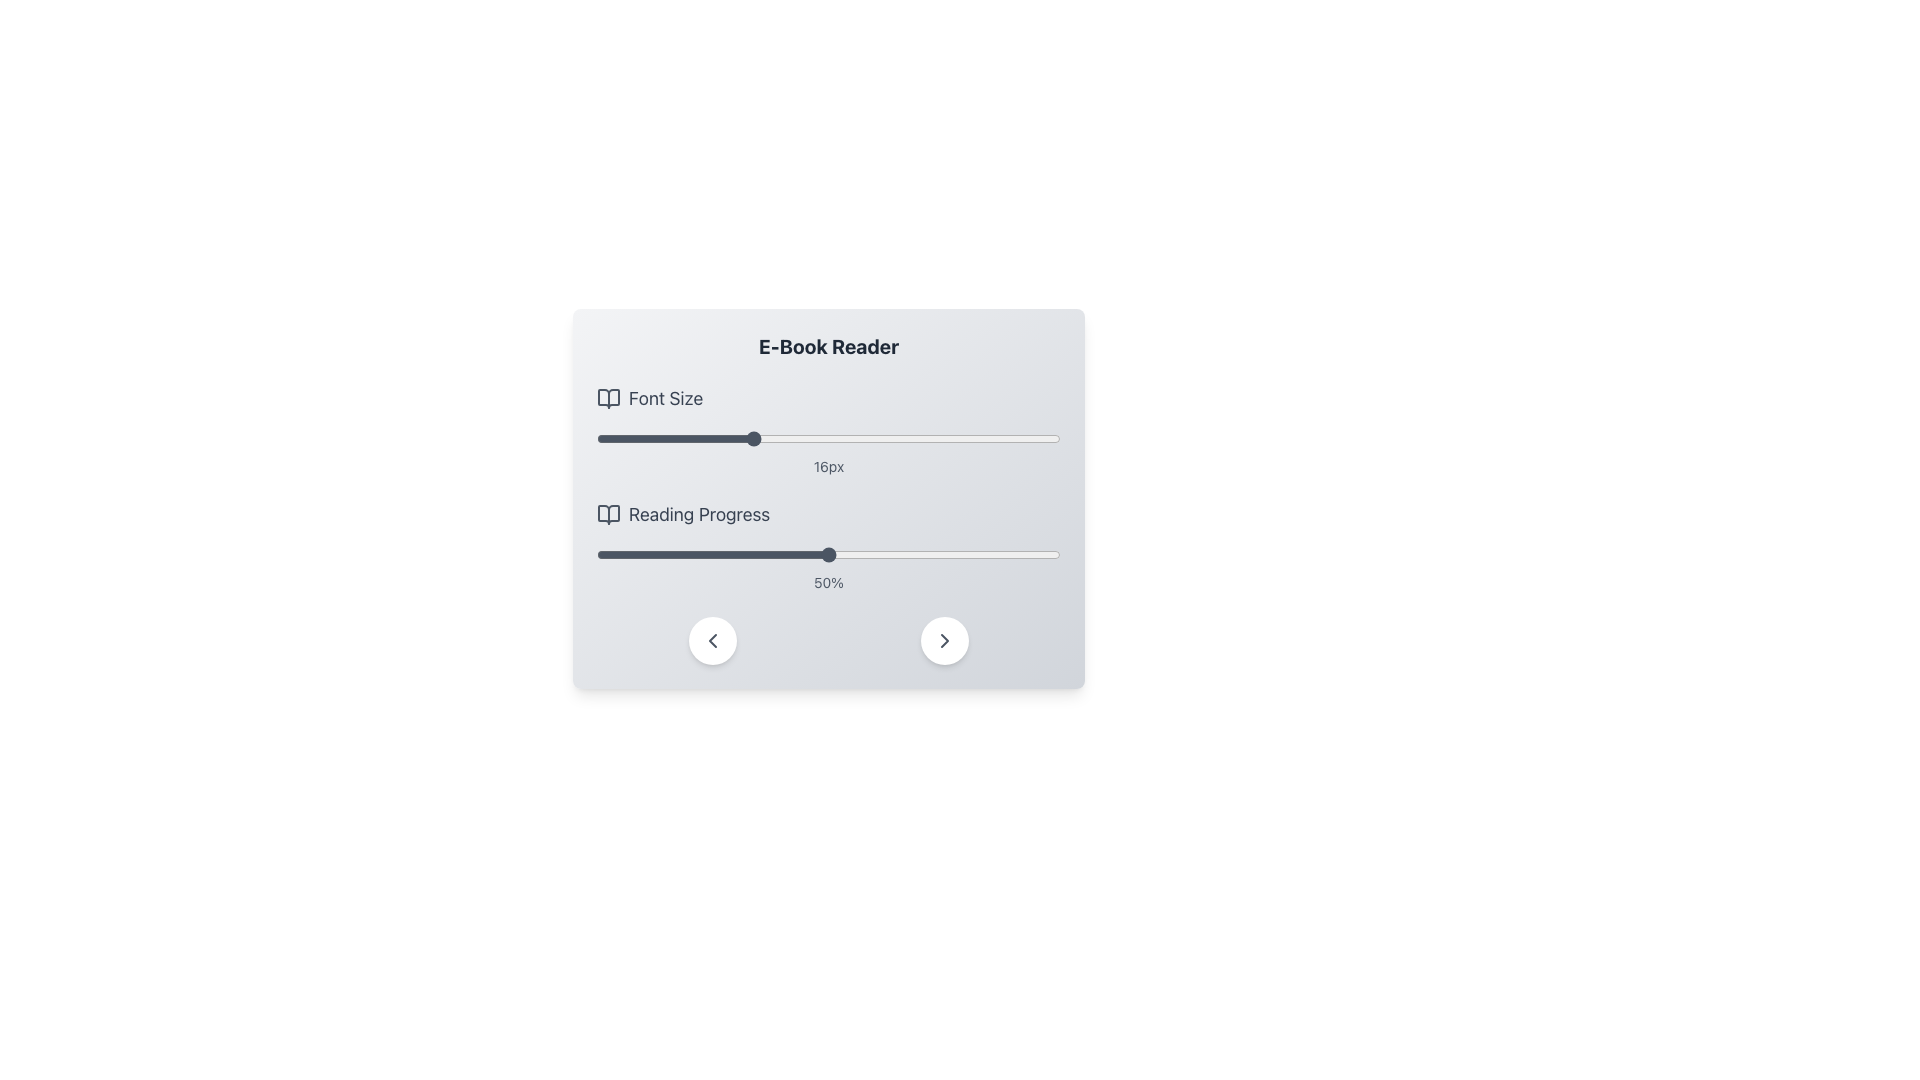 This screenshot has width=1920, height=1080. I want to click on the progress bar located below the 'Font Size' section, which visually indicates the user's reading progress with a percentage display, so click(829, 547).